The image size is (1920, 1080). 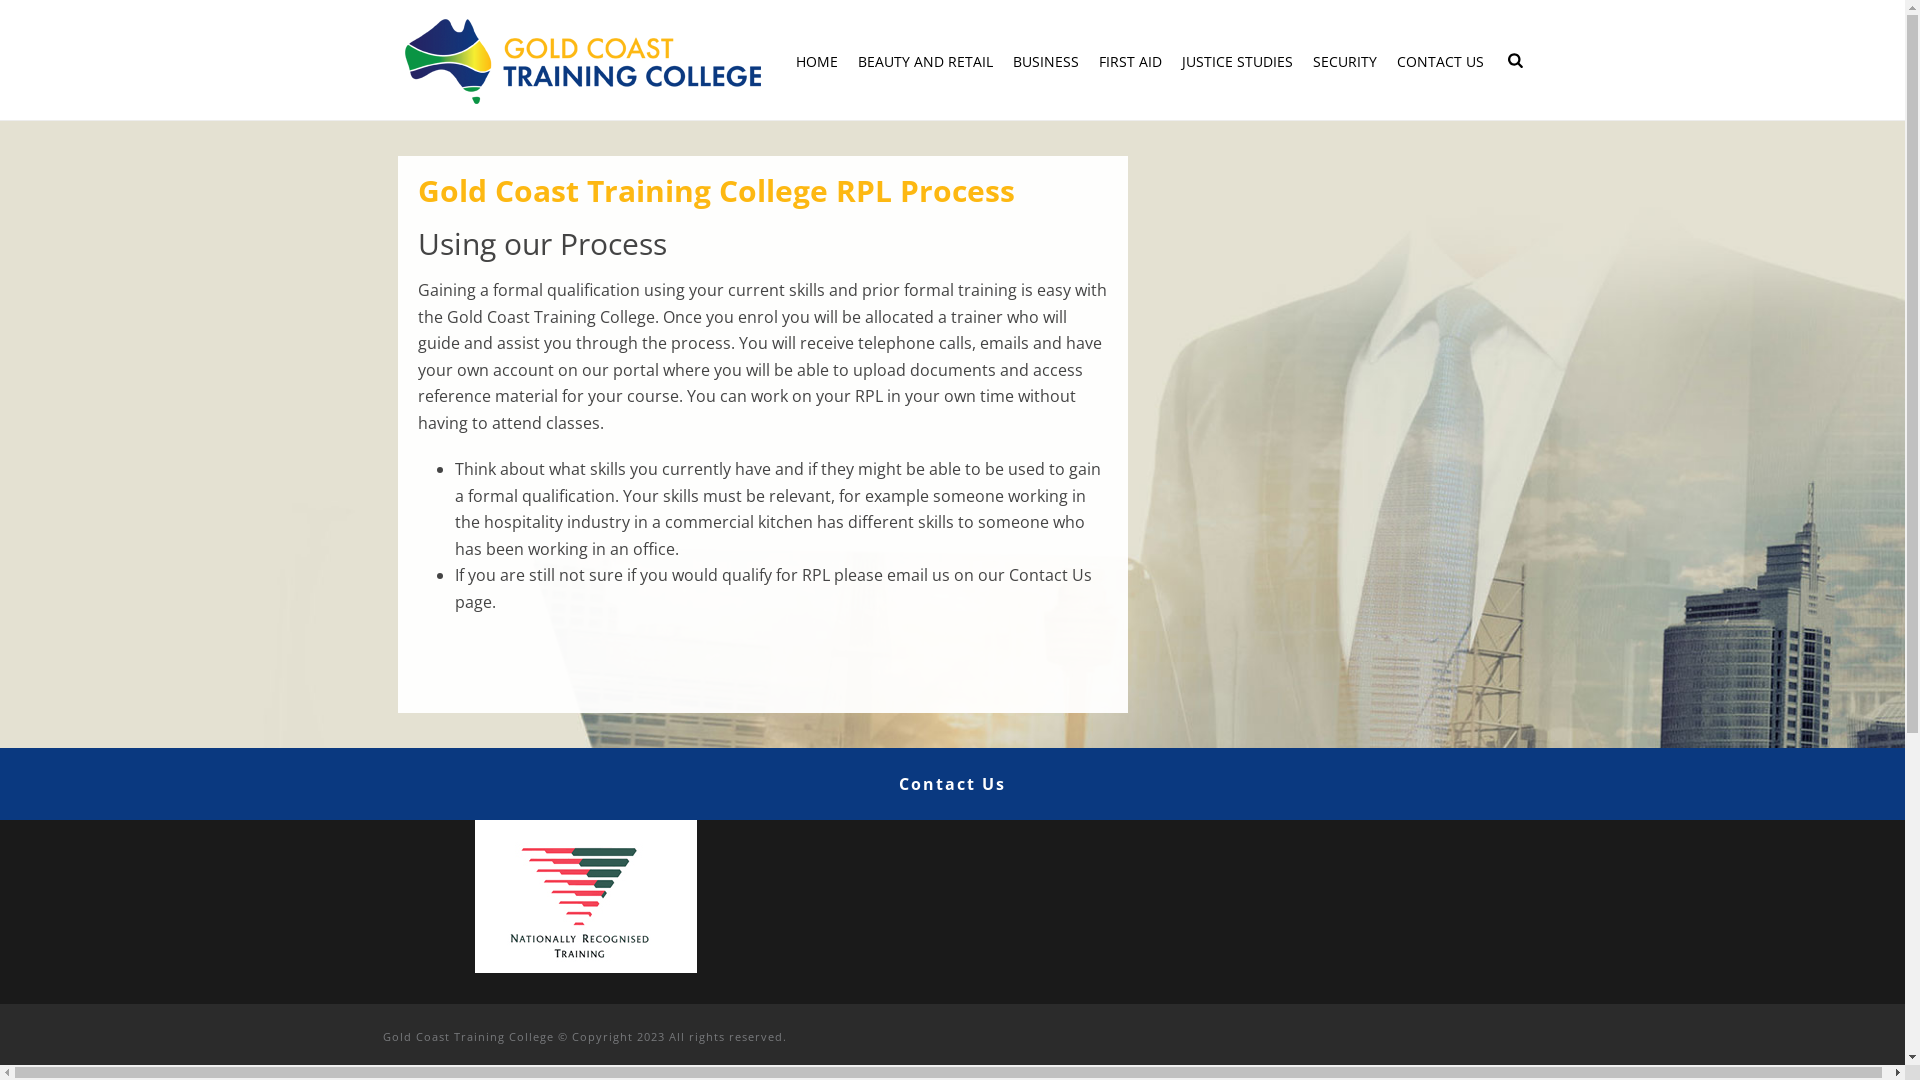 I want to click on 'SECURITY', so click(x=1344, y=60).